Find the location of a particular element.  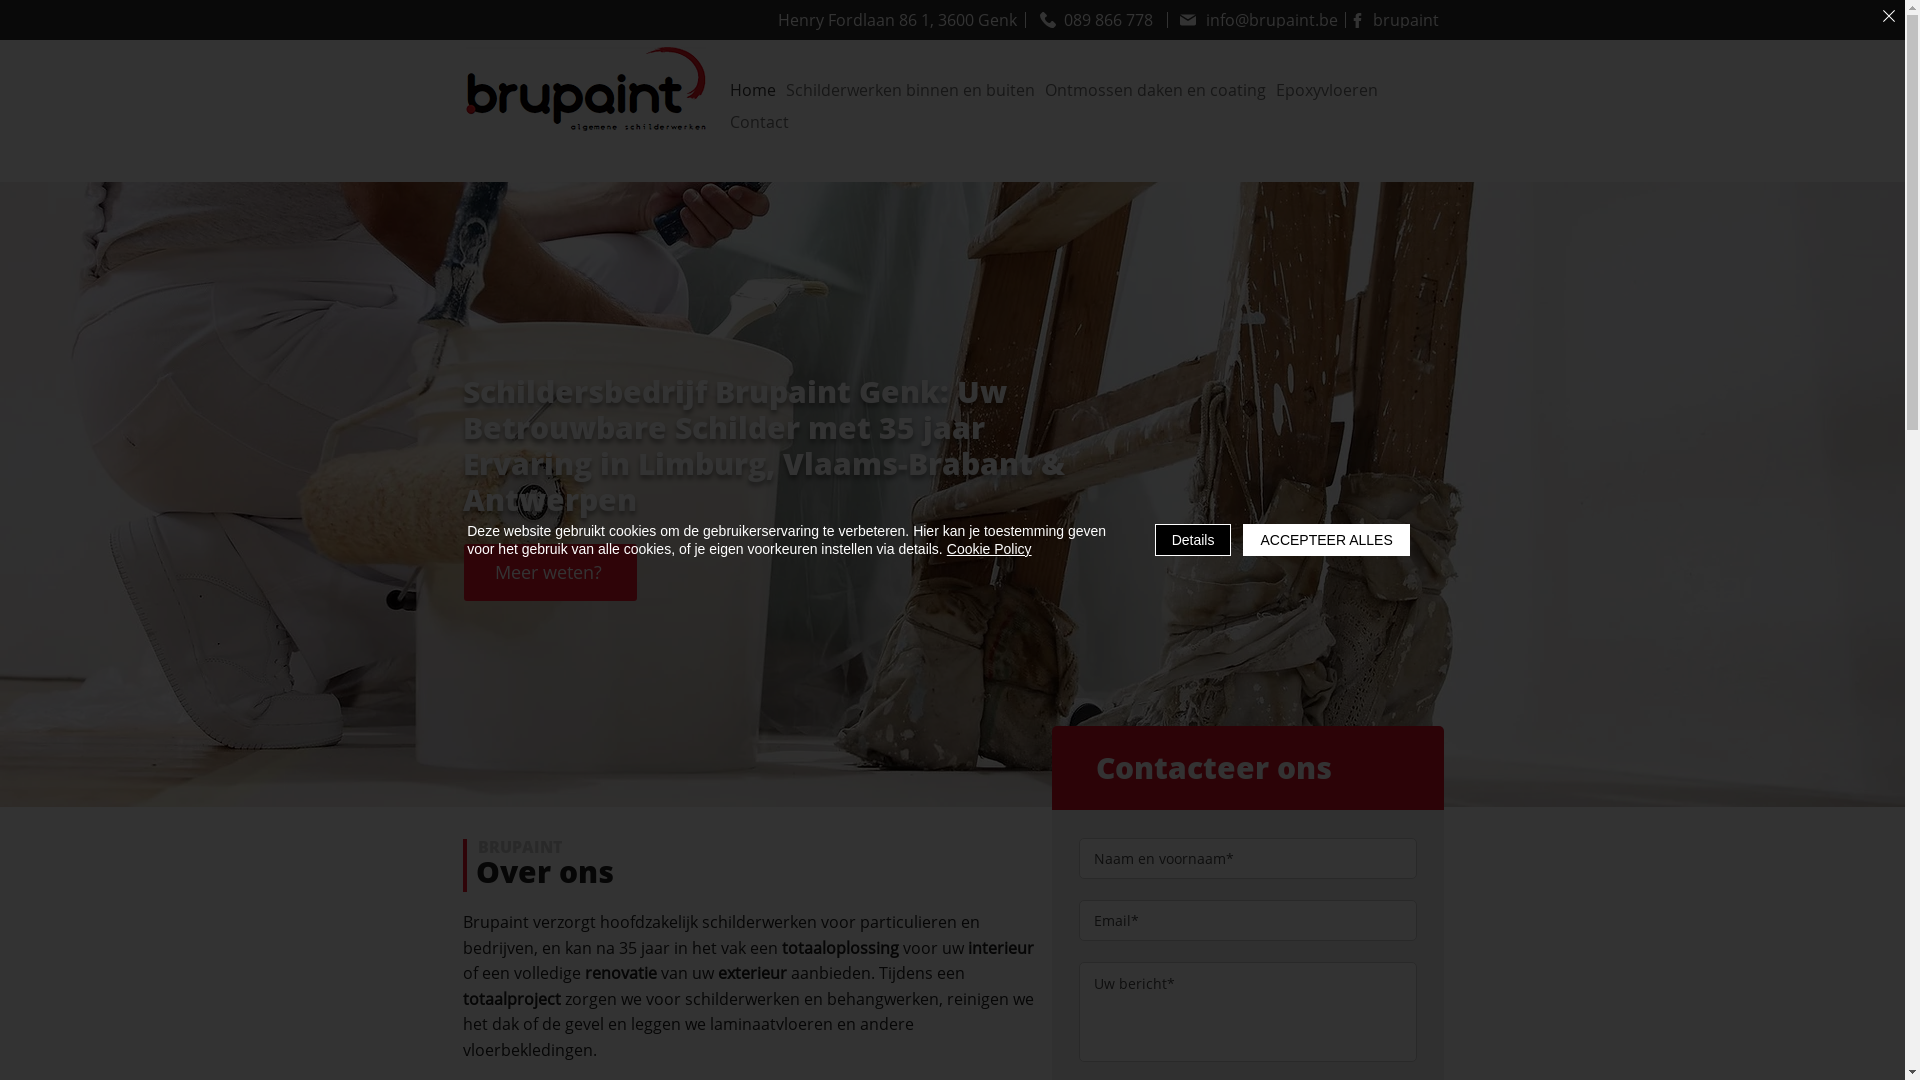

'info@brupaint.be' is located at coordinates (1256, 19).